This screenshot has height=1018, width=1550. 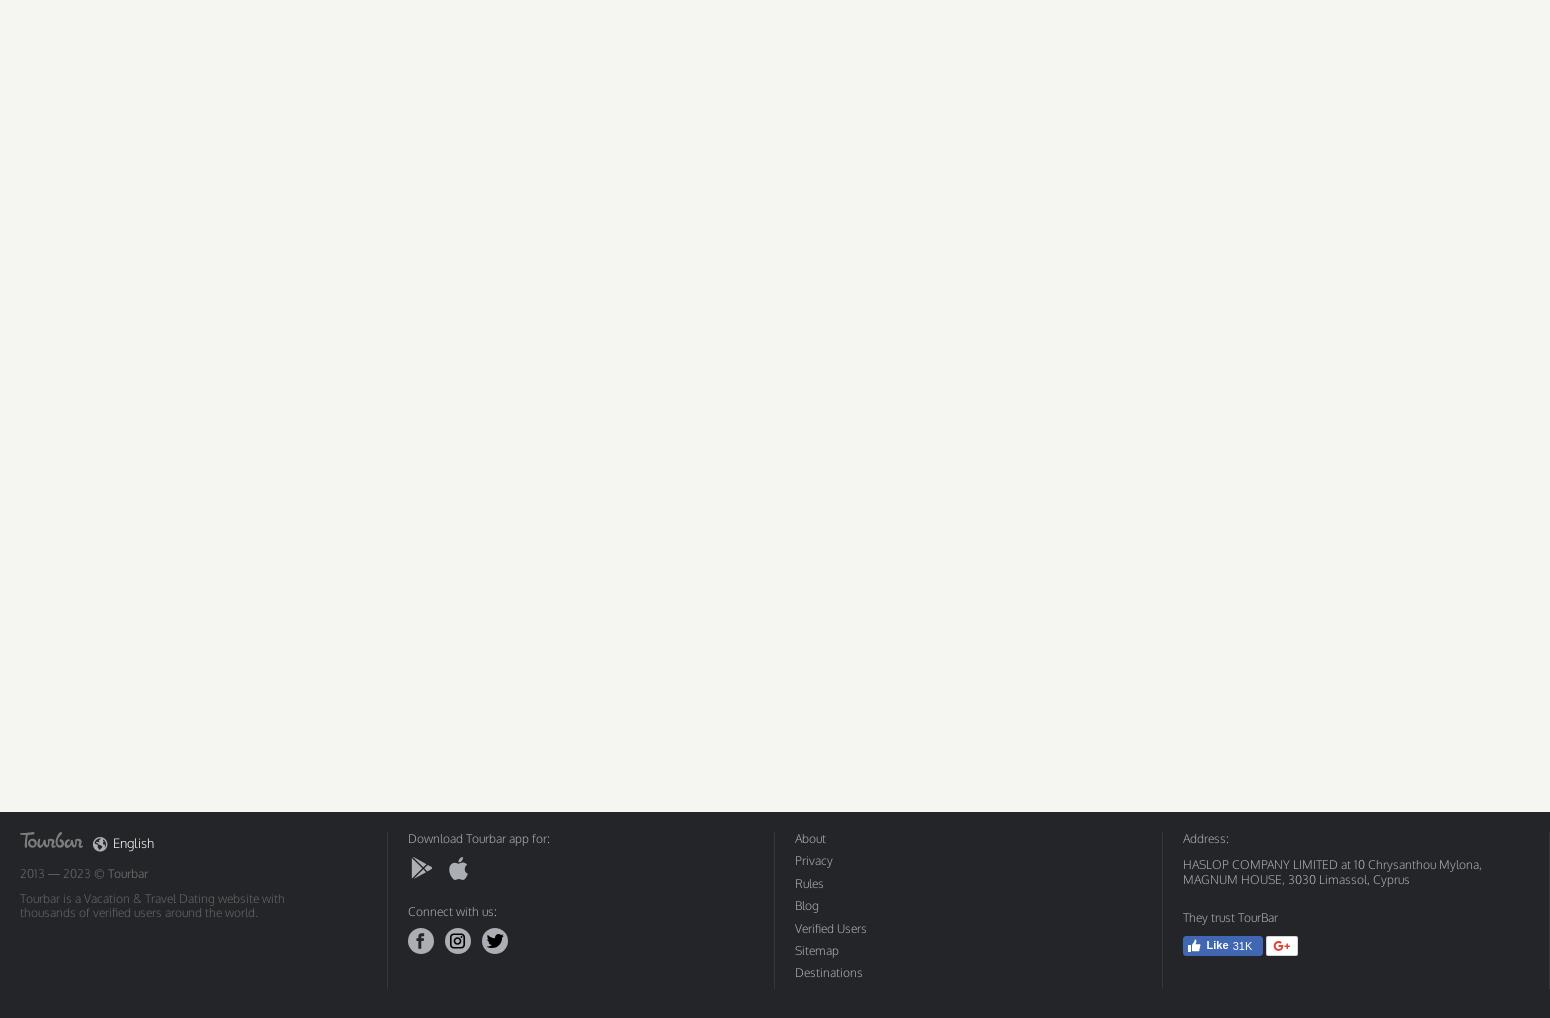 I want to click on 'Like', so click(x=1206, y=944).